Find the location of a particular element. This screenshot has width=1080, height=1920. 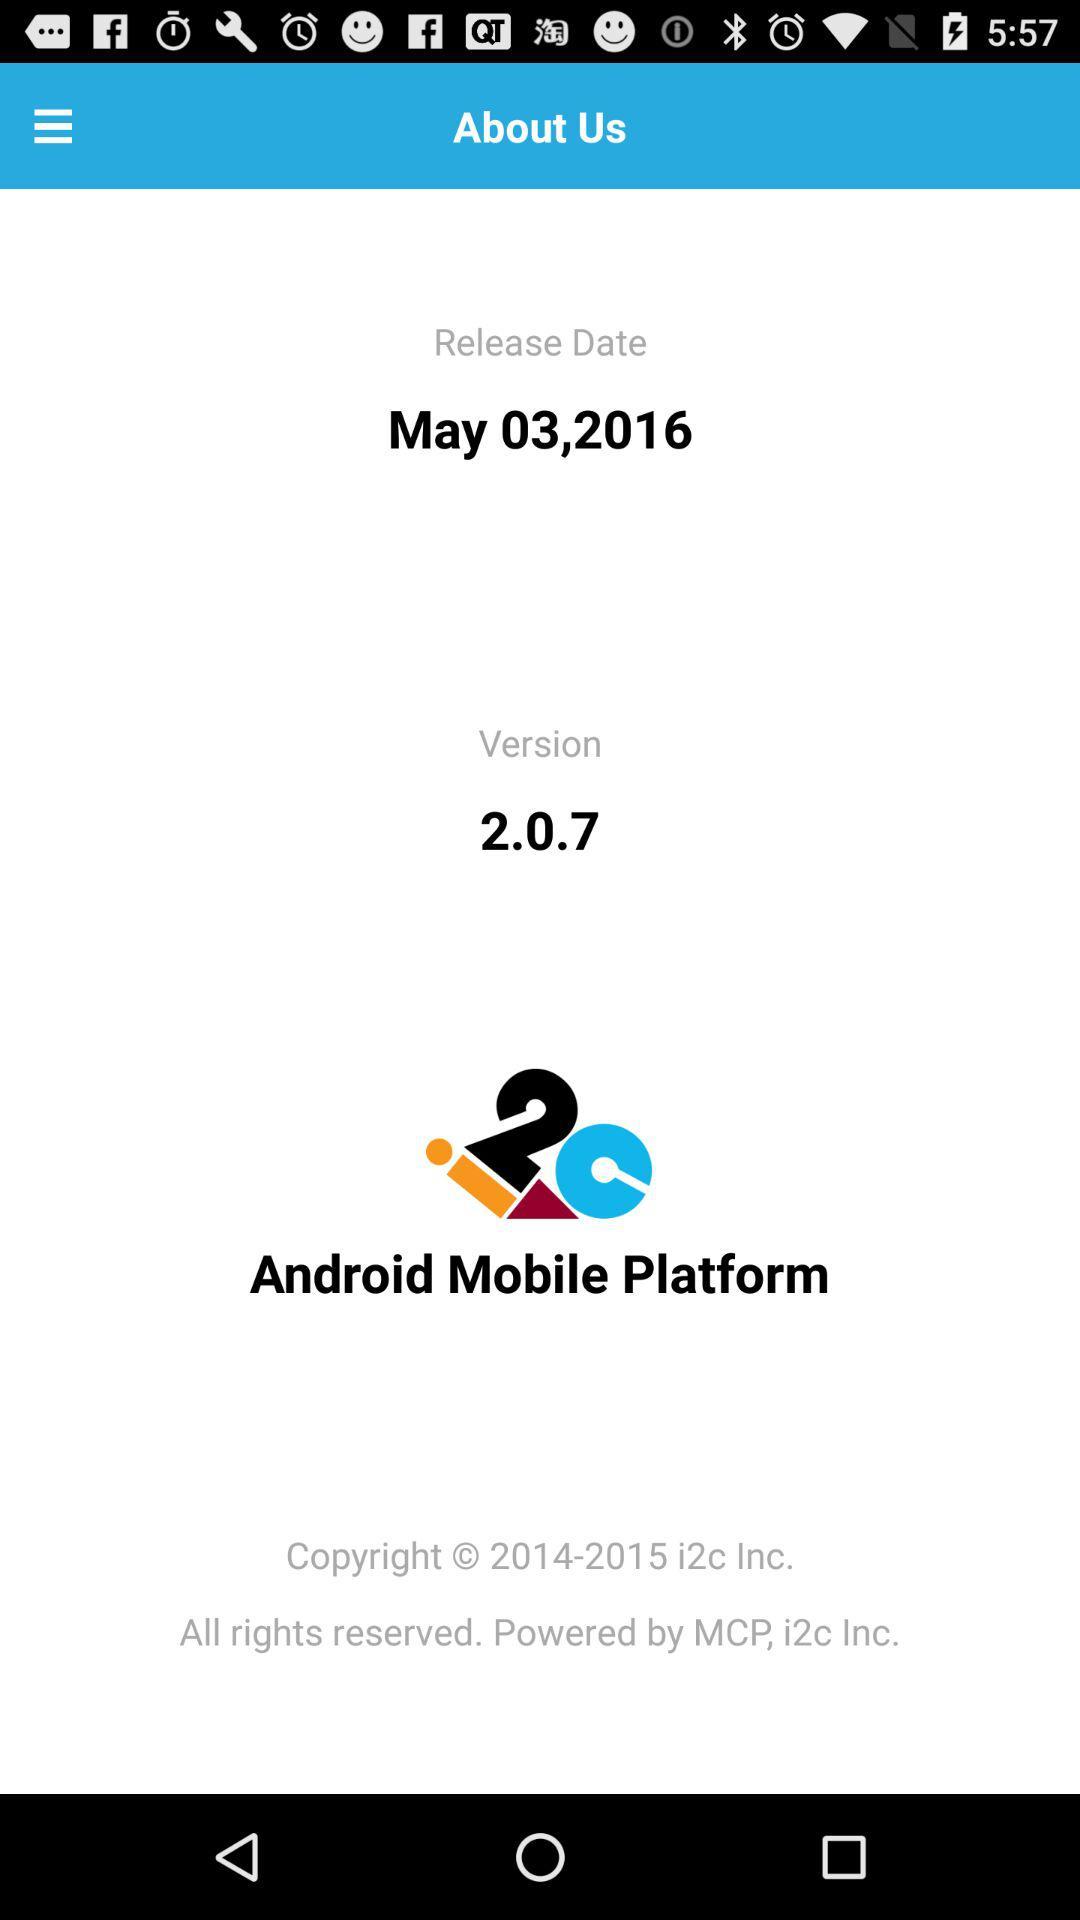

the icon next to the about us item is located at coordinates (52, 124).